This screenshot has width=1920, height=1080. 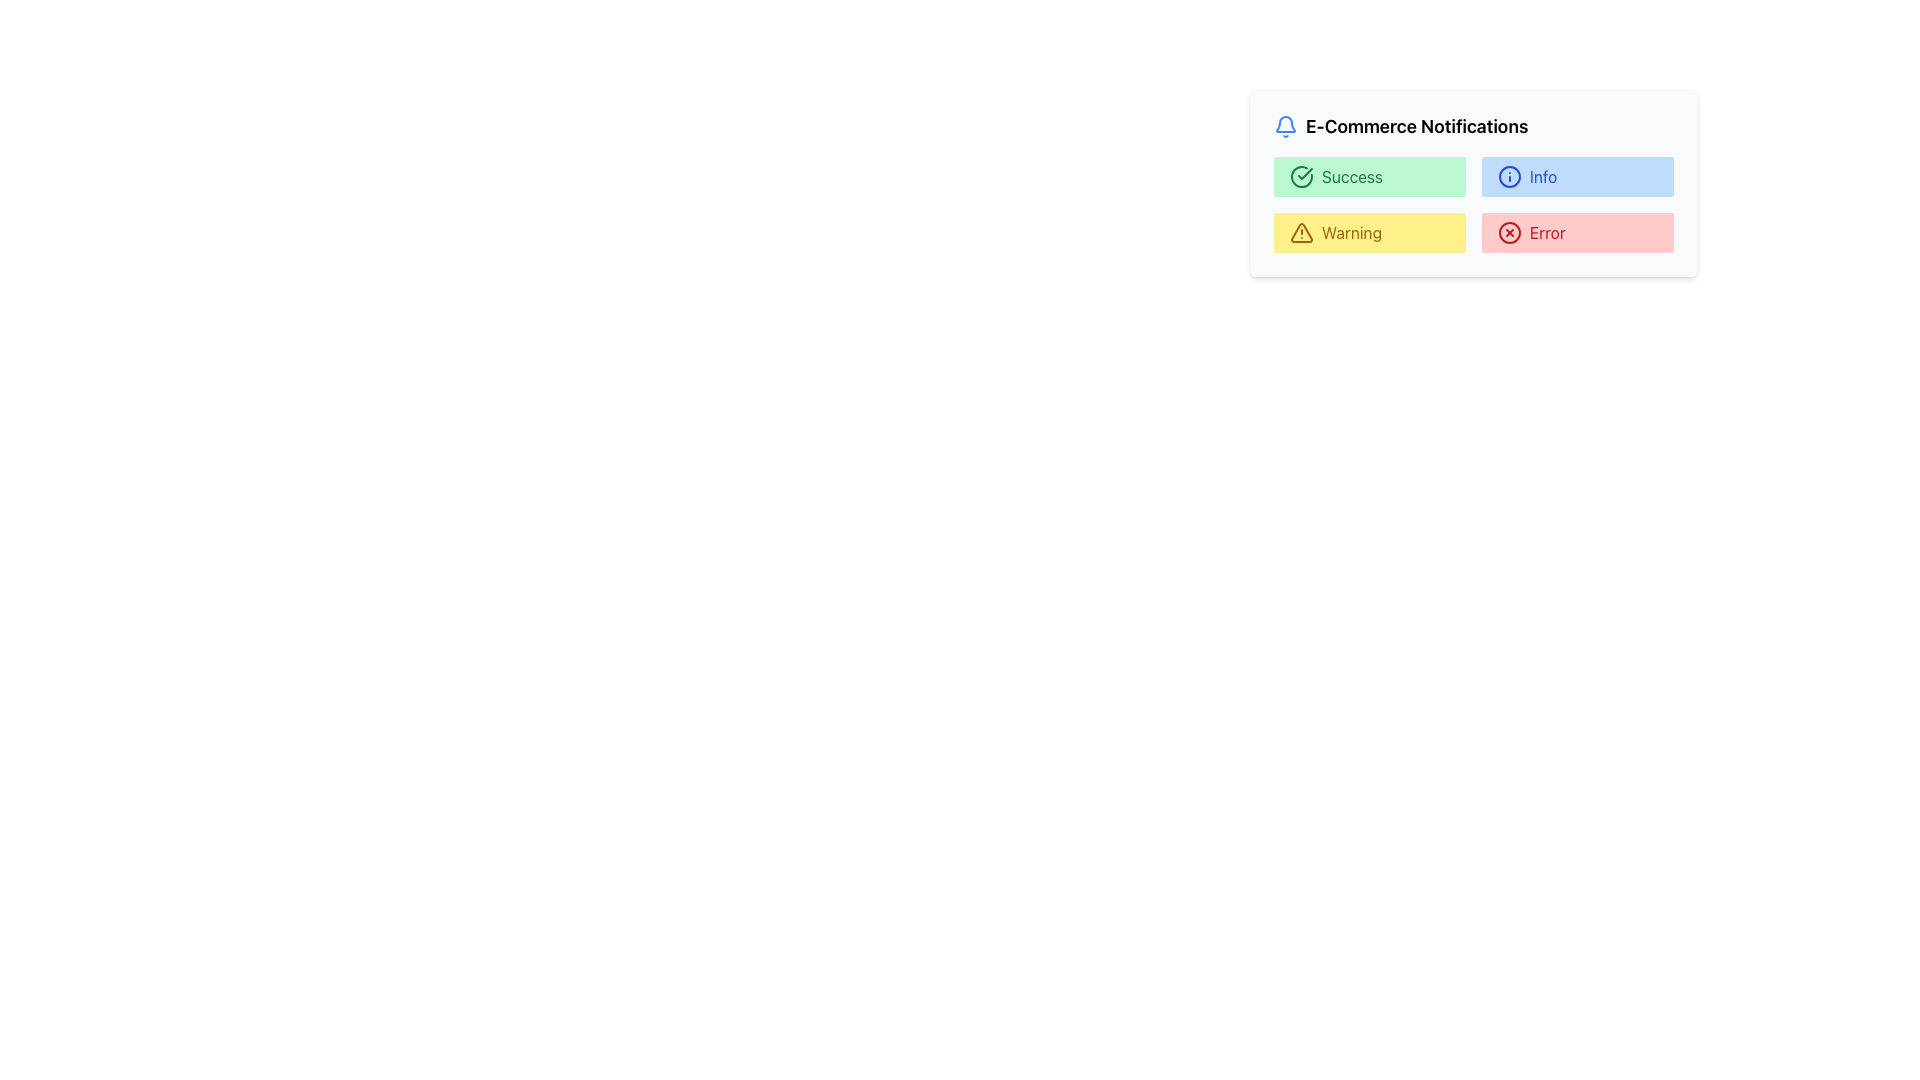 I want to click on the warning state SVG icon located on the yellow 'Warning' button, which is positioned at the bottom-left among the notification buttons, so click(x=1301, y=231).